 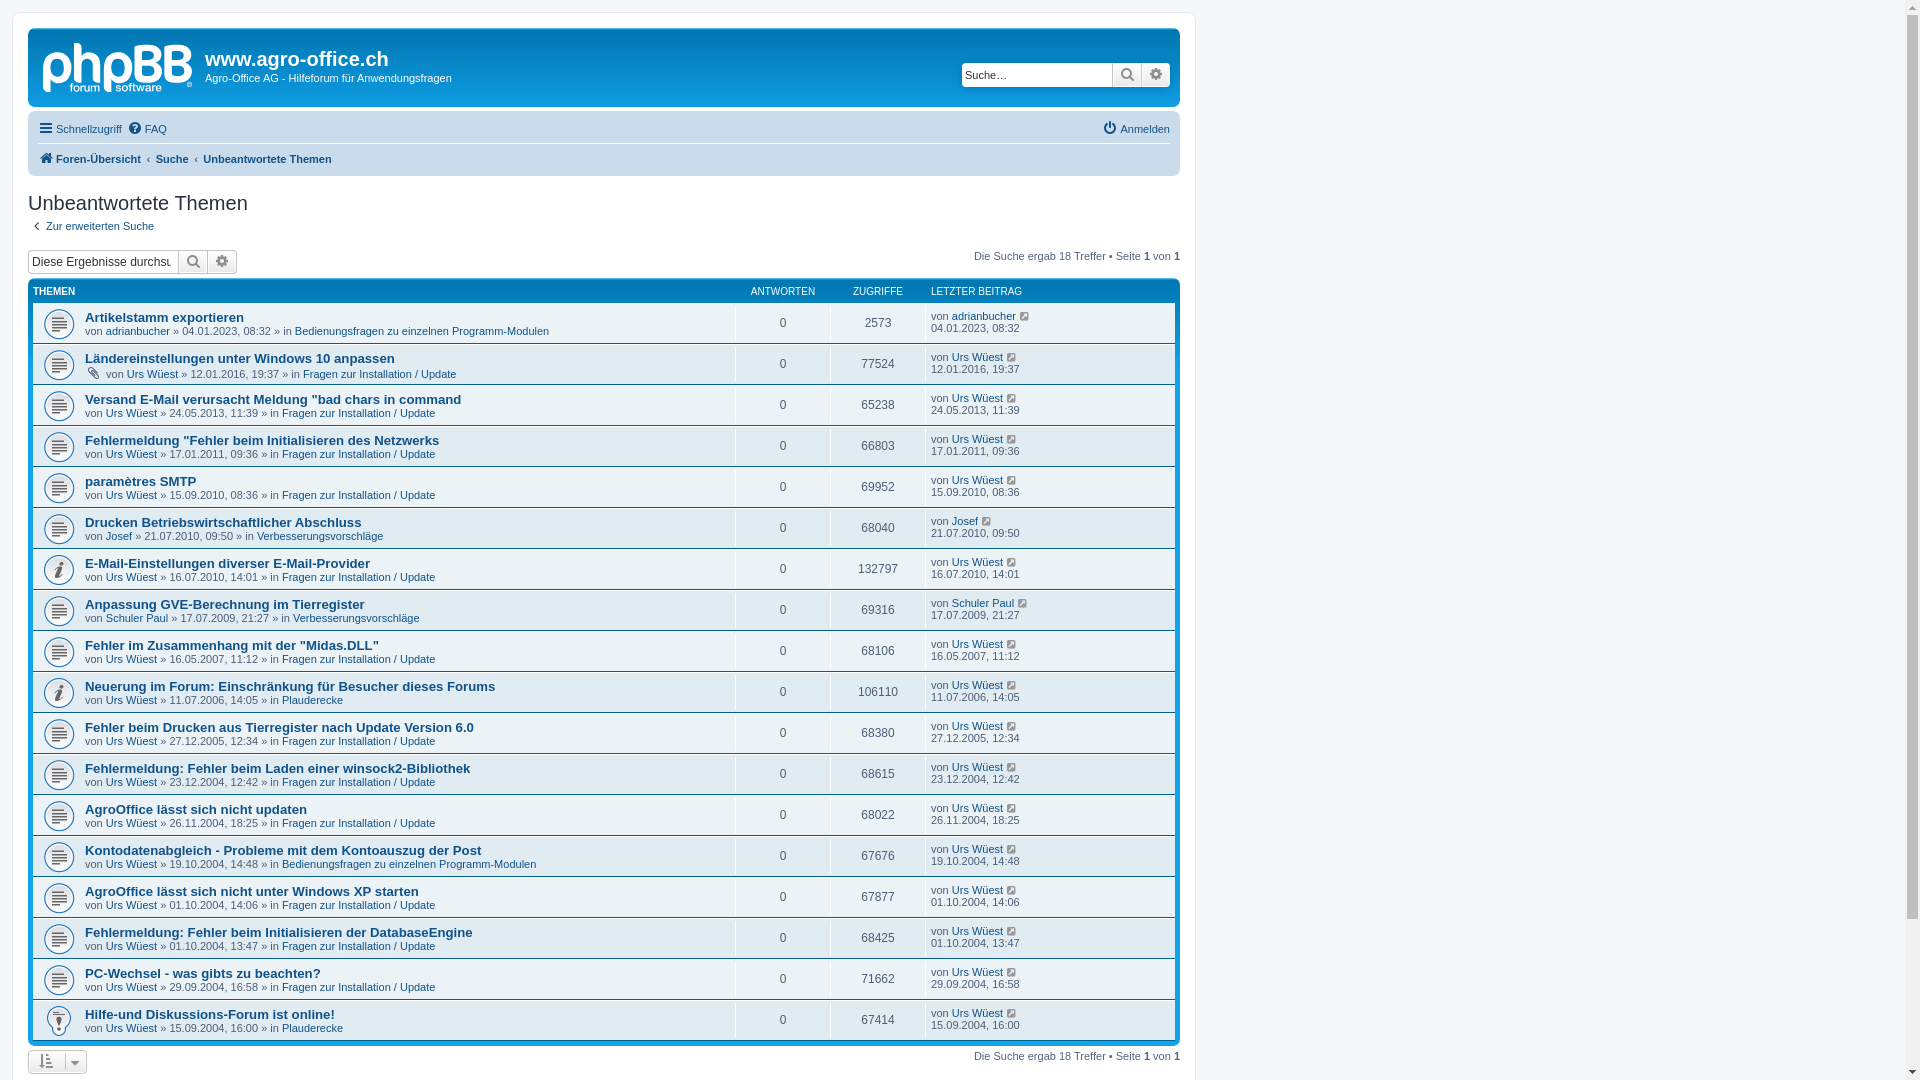 I want to click on 'Gehe zum letzten Beitrag', so click(x=1012, y=1013).